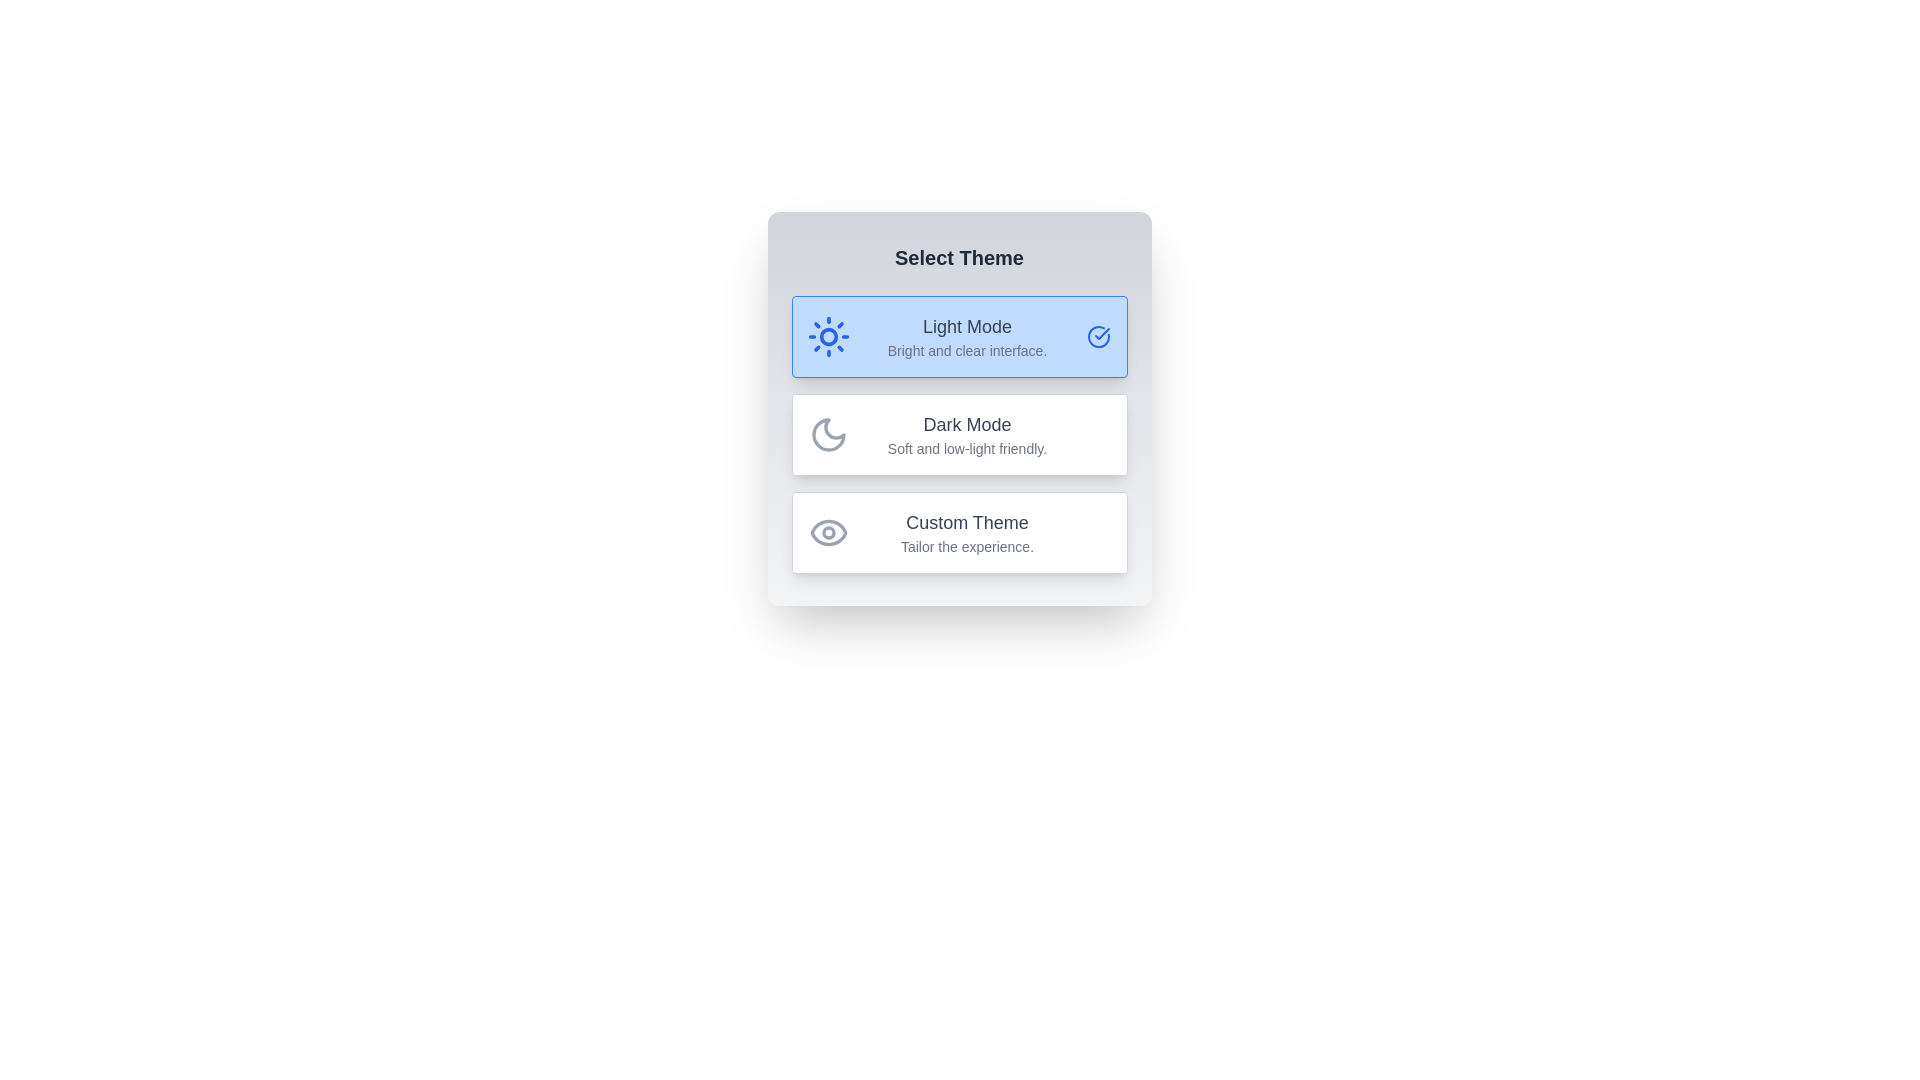  Describe the element at coordinates (967, 423) in the screenshot. I see `the 'Dark Mode' text label, which indicates the name of the theme option and is positioned above the descriptive text 'Soft and low-light friendly.'` at that location.